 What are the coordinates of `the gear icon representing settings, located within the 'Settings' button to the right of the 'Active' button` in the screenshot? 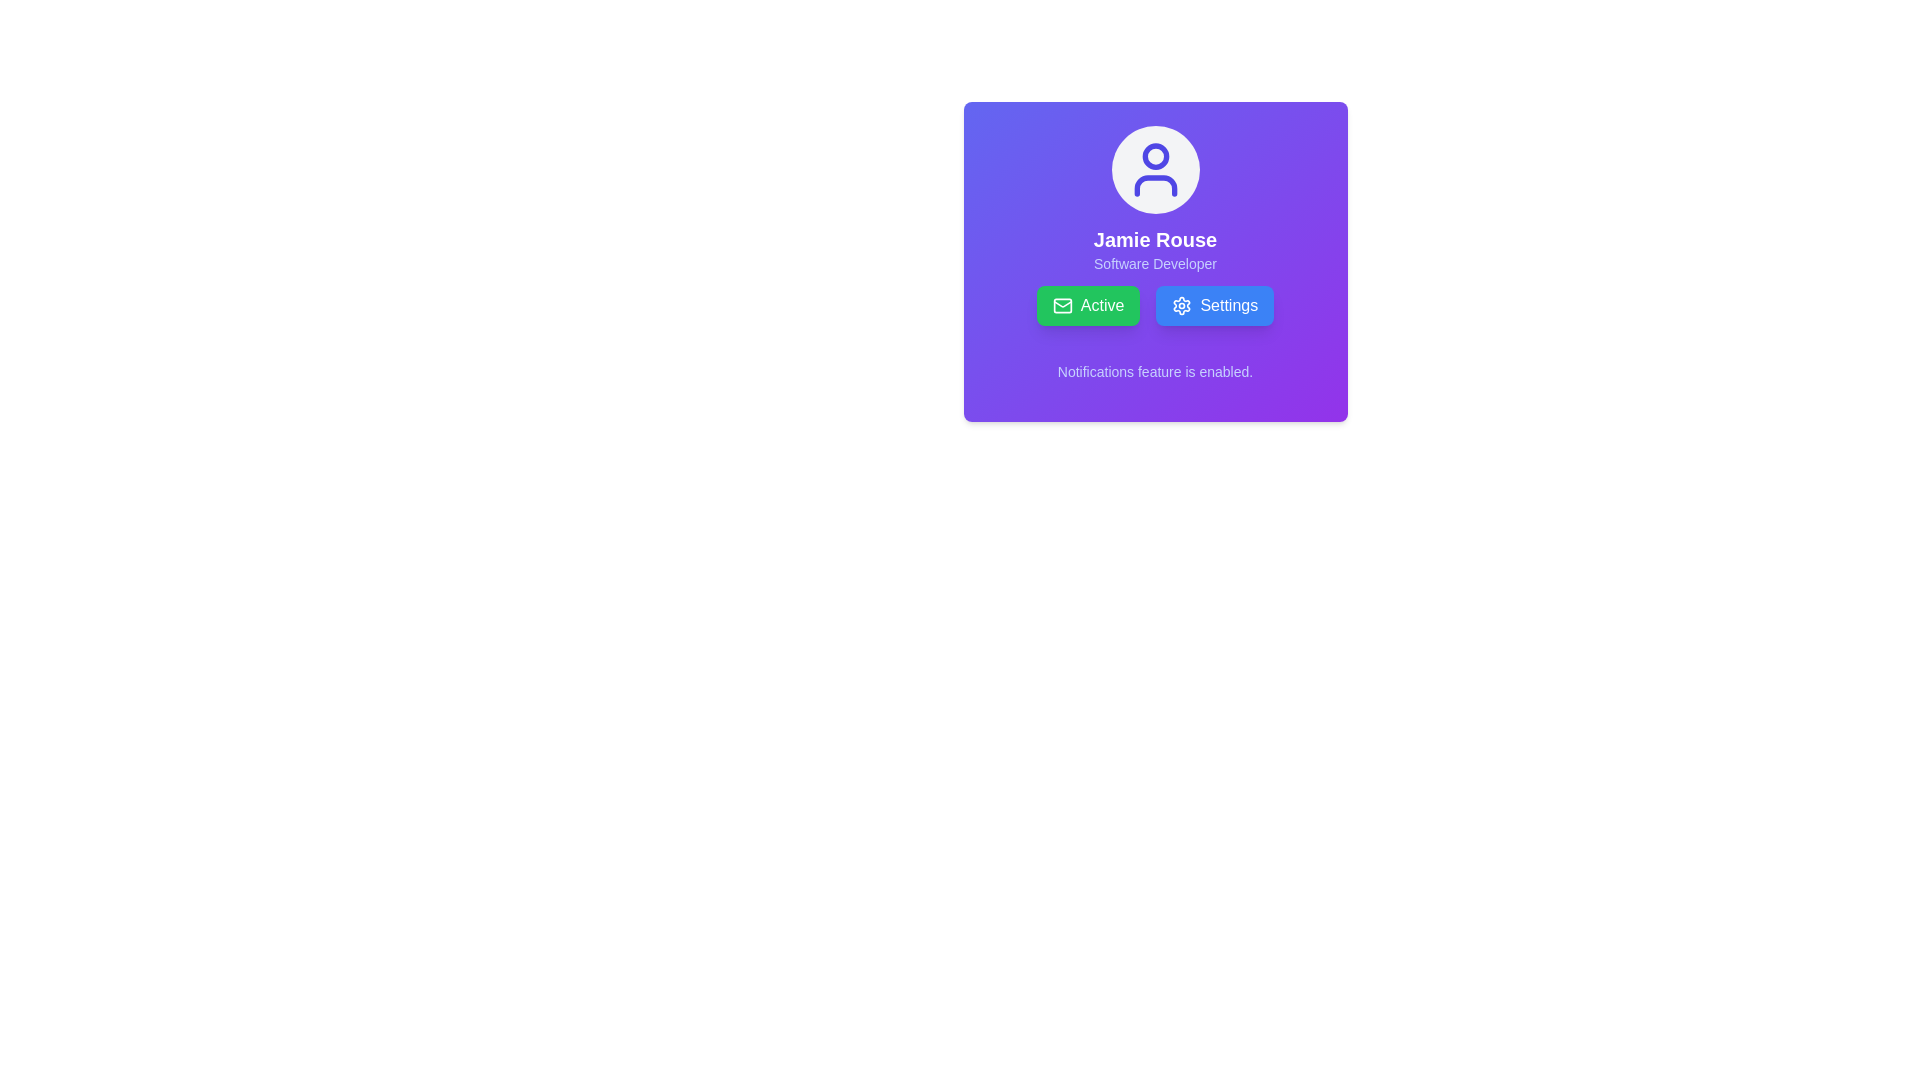 It's located at (1182, 305).